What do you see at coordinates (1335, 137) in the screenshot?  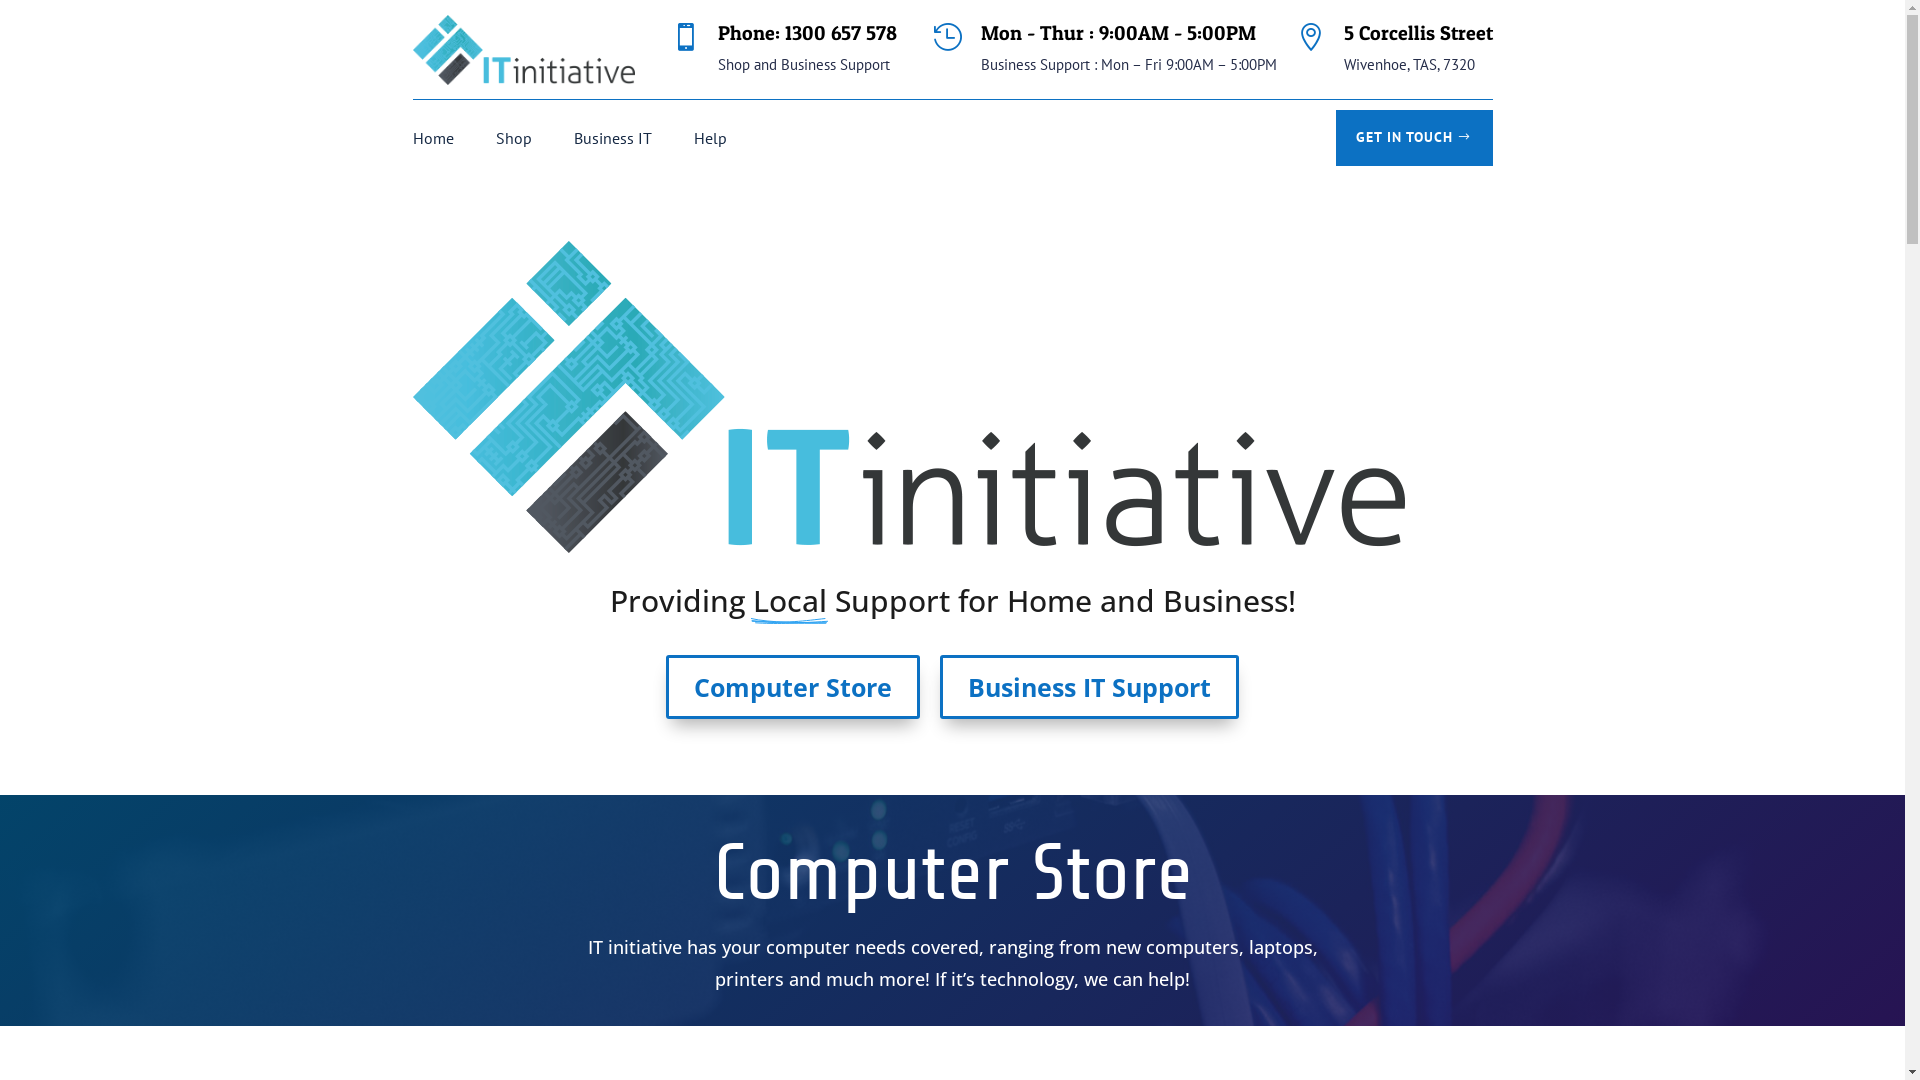 I see `'GET IN TOUCH'` at bounding box center [1335, 137].